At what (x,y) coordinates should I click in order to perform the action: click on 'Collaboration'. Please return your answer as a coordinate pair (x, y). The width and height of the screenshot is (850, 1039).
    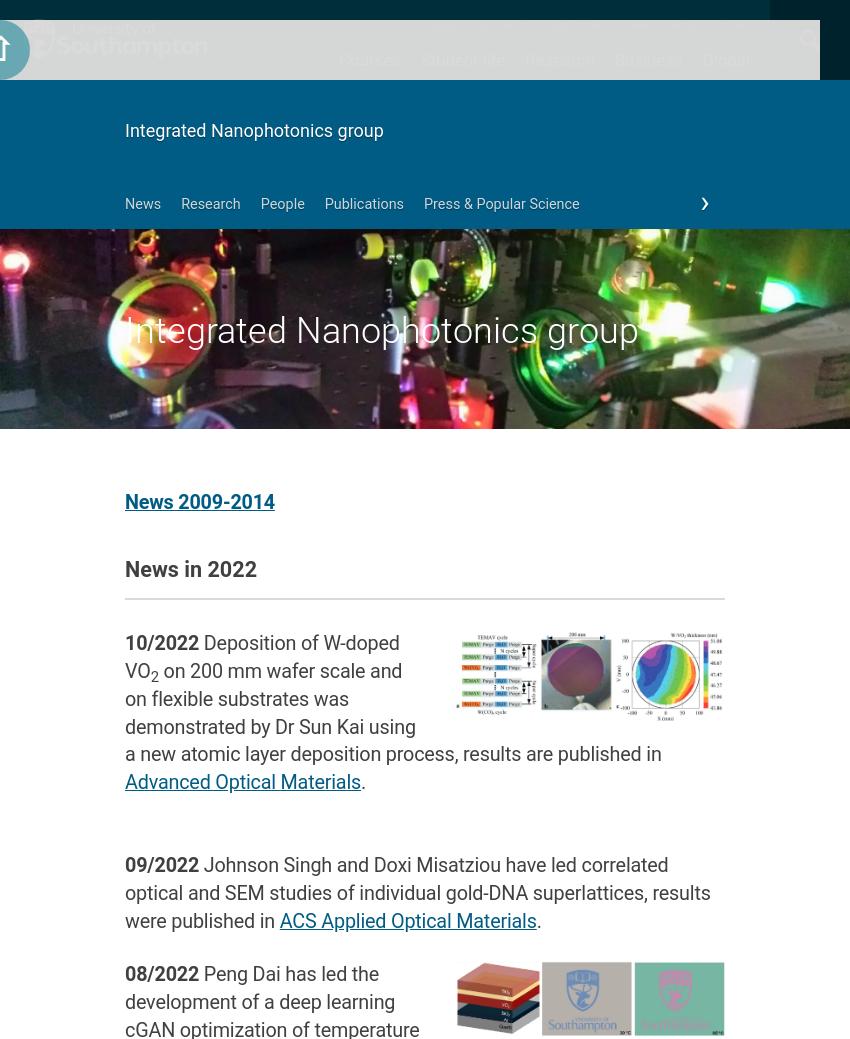
    Looking at the image, I should click on (661, 136).